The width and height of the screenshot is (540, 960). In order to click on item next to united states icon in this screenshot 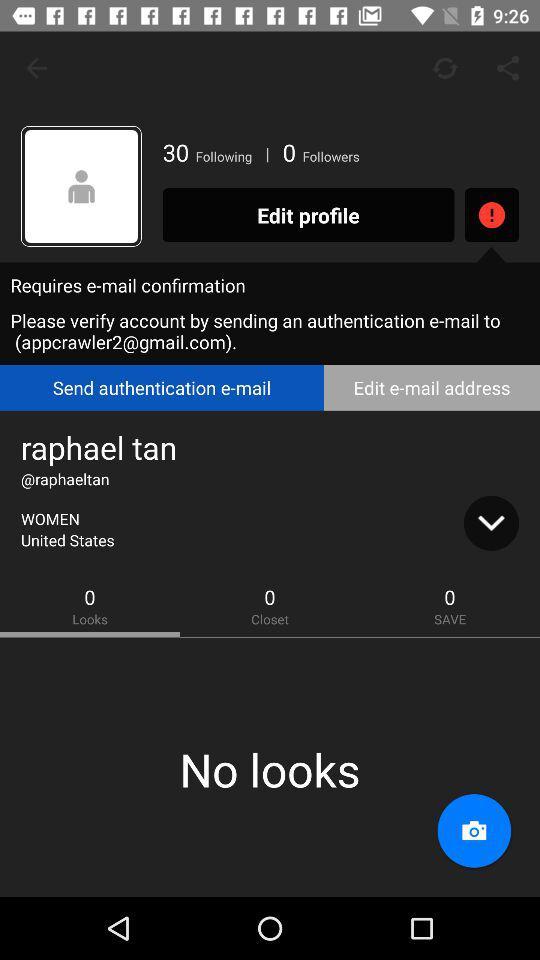, I will do `click(490, 522)`.